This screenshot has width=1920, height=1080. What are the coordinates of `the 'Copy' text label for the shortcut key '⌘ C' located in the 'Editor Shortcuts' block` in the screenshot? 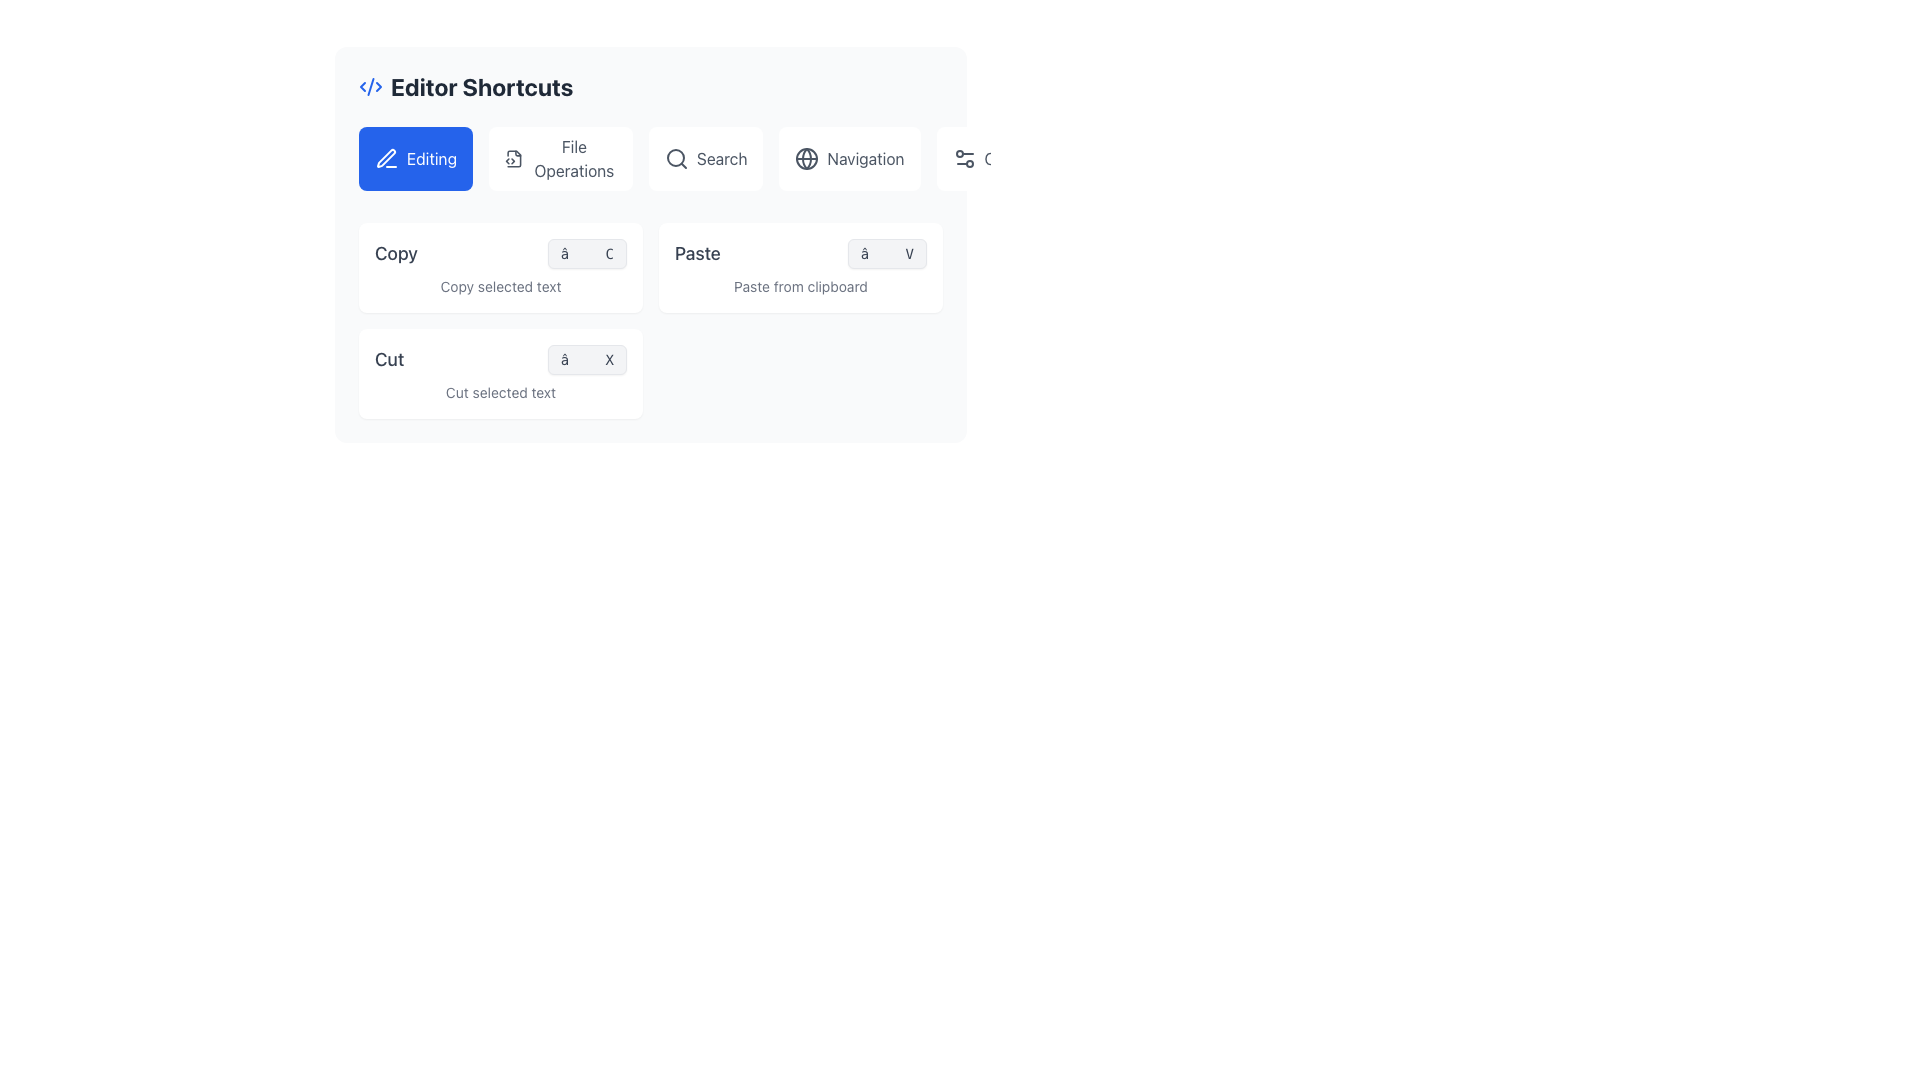 It's located at (396, 253).